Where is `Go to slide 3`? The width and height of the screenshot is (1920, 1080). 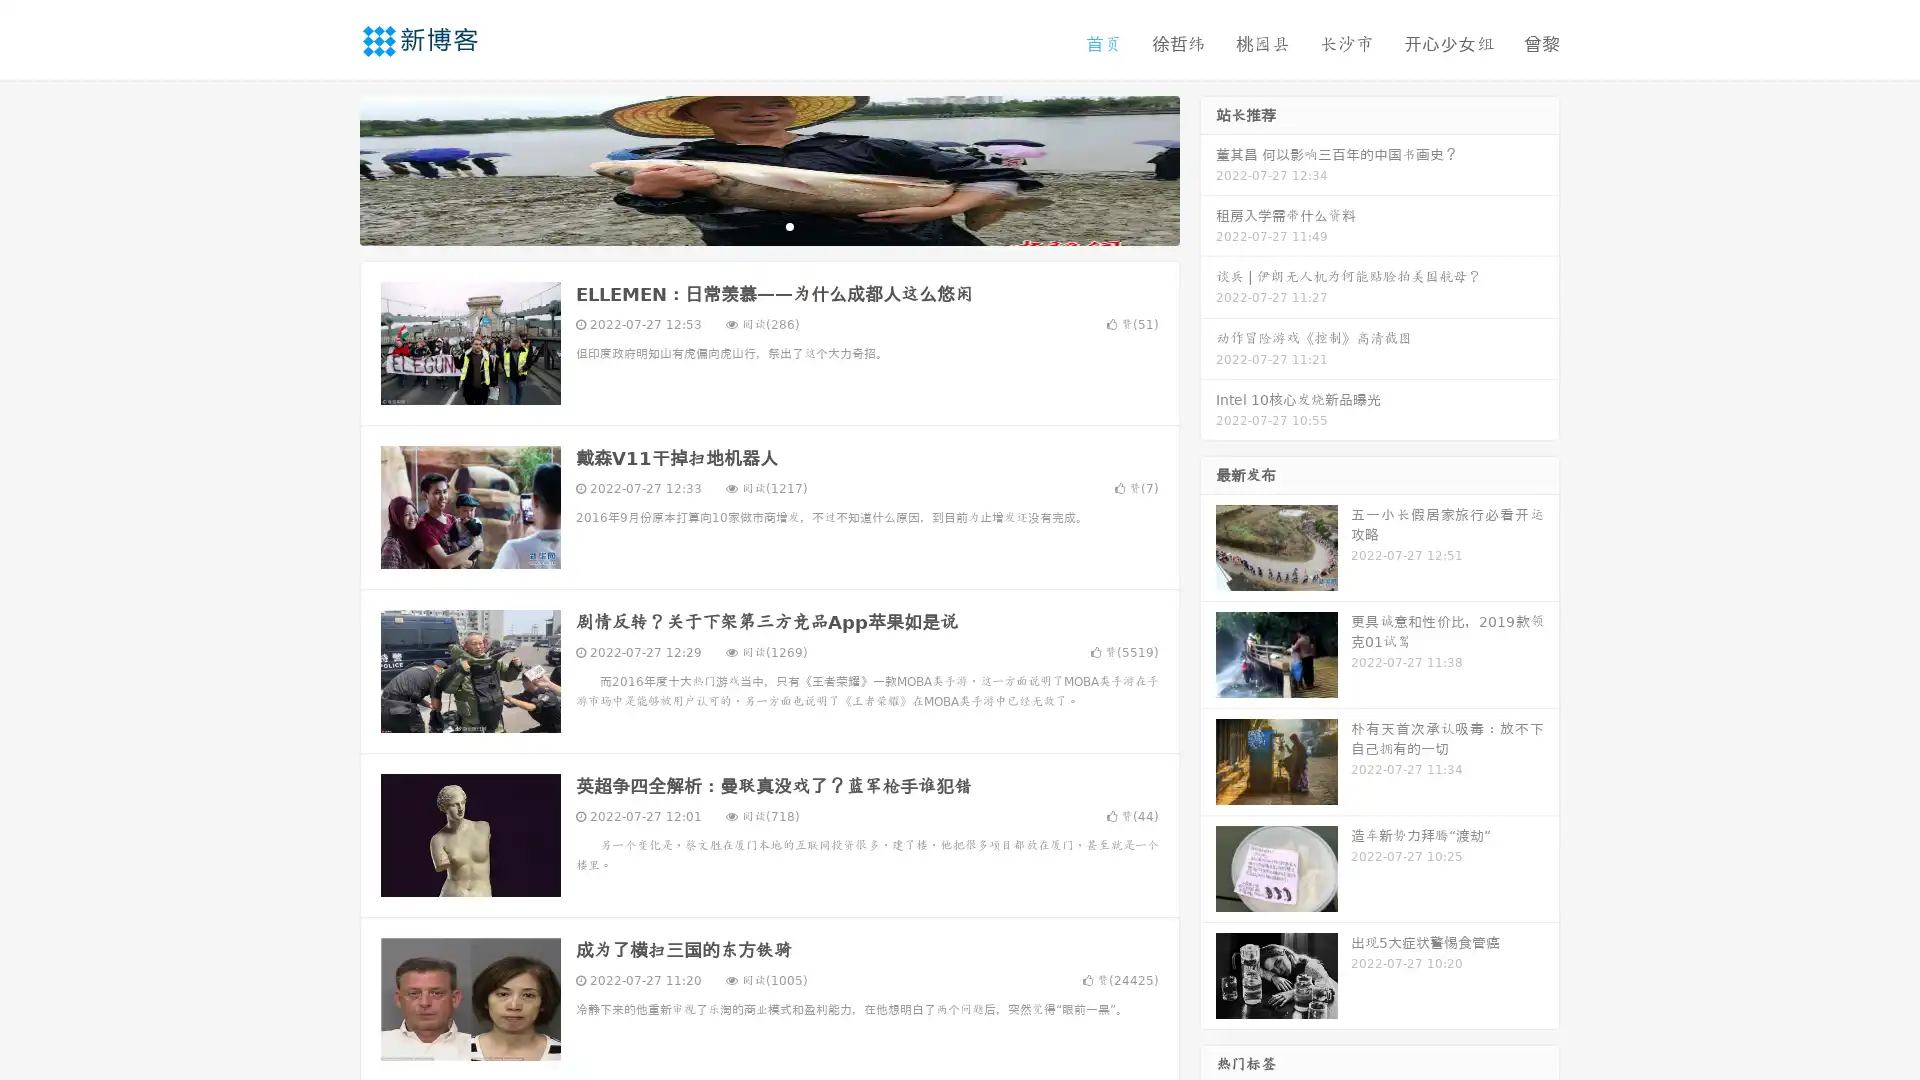 Go to slide 3 is located at coordinates (789, 225).